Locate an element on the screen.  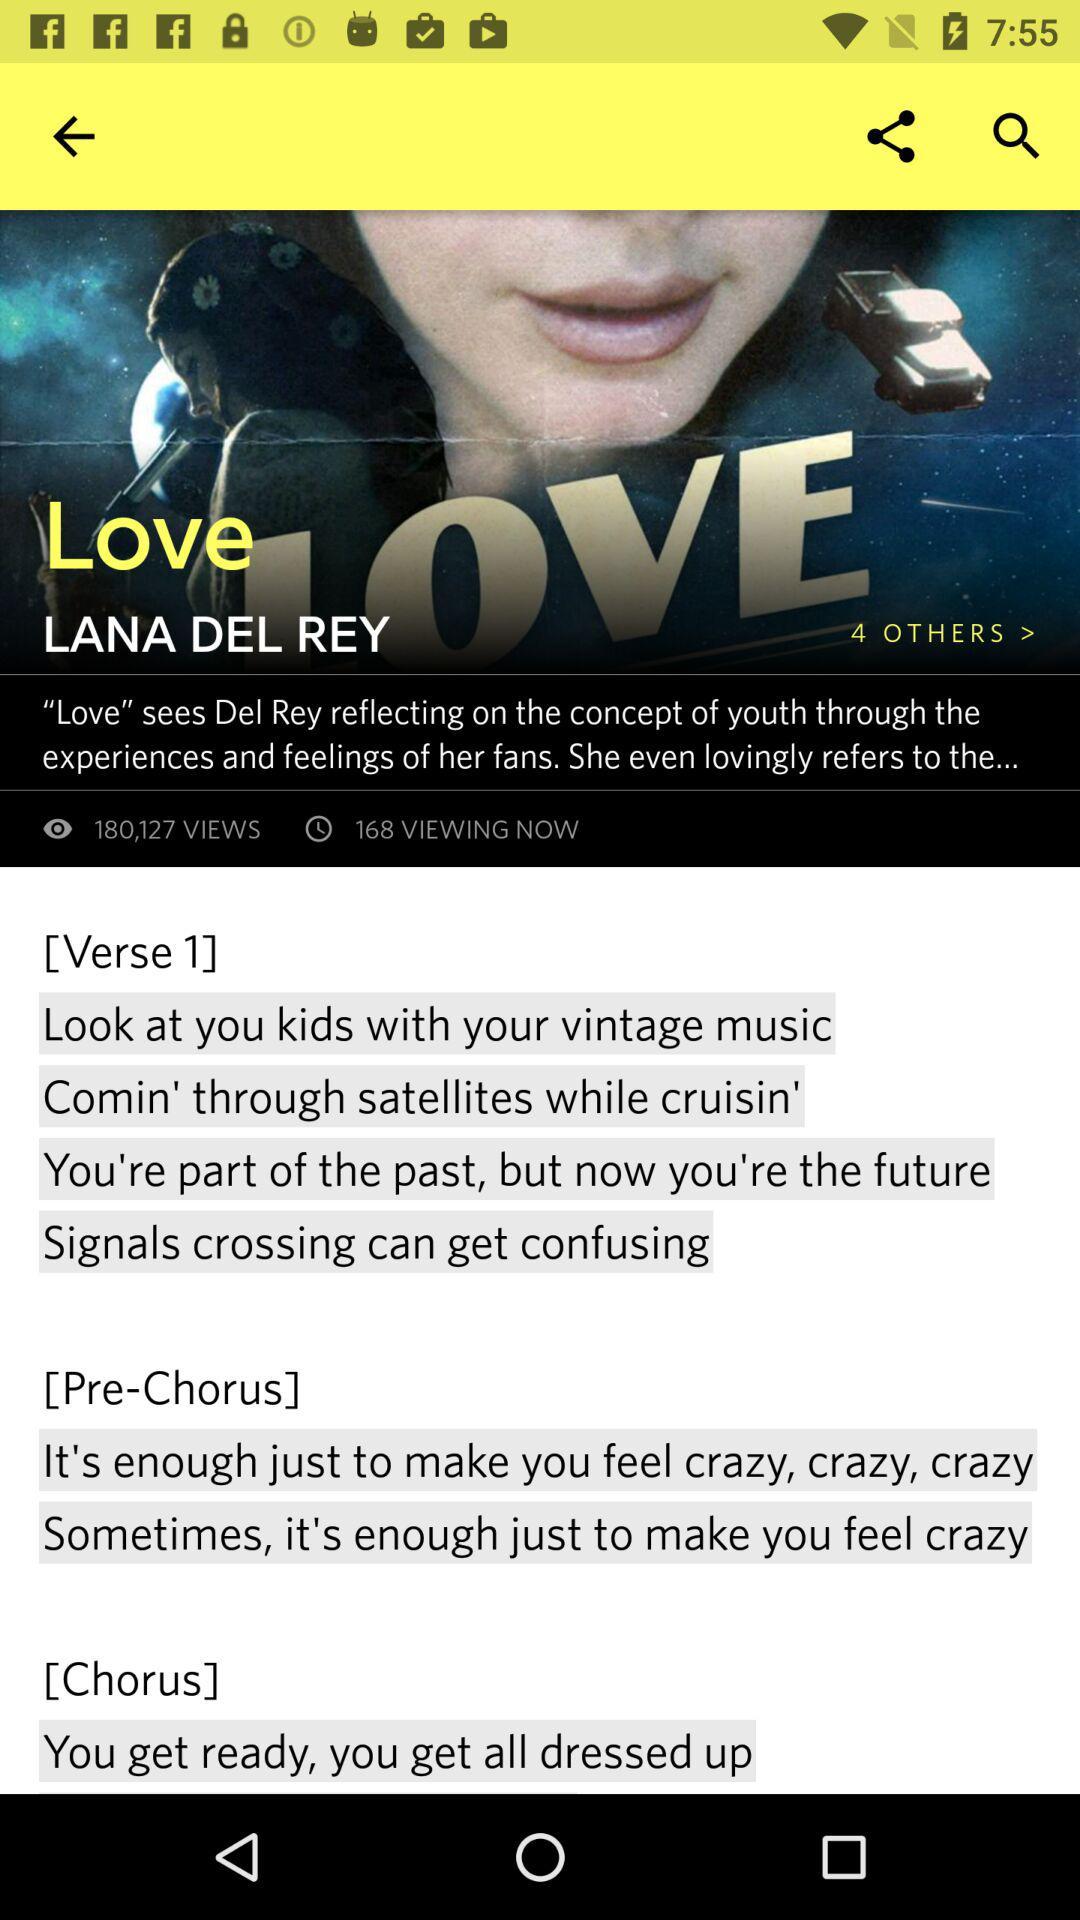
icon next to the lana del rey icon is located at coordinates (943, 631).